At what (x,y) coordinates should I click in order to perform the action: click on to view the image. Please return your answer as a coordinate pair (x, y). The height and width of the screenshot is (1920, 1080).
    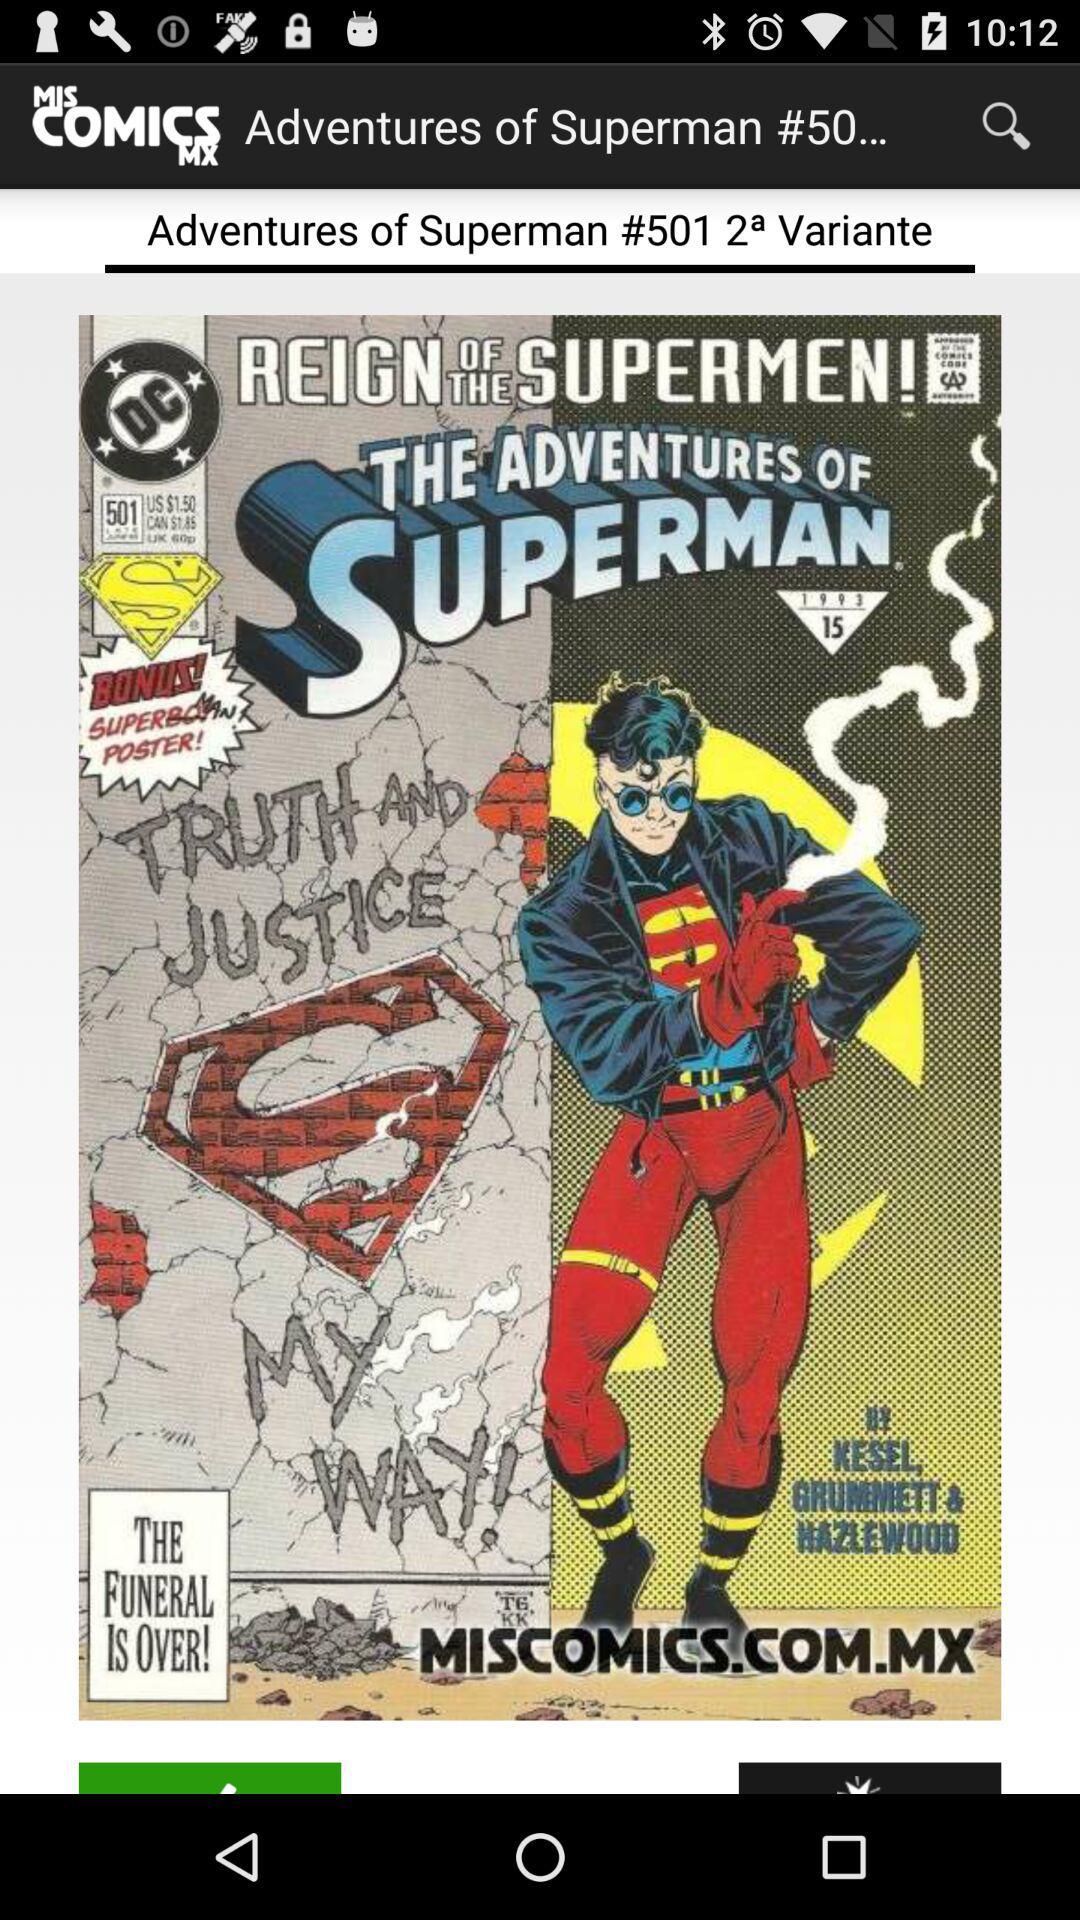
    Looking at the image, I should click on (540, 1017).